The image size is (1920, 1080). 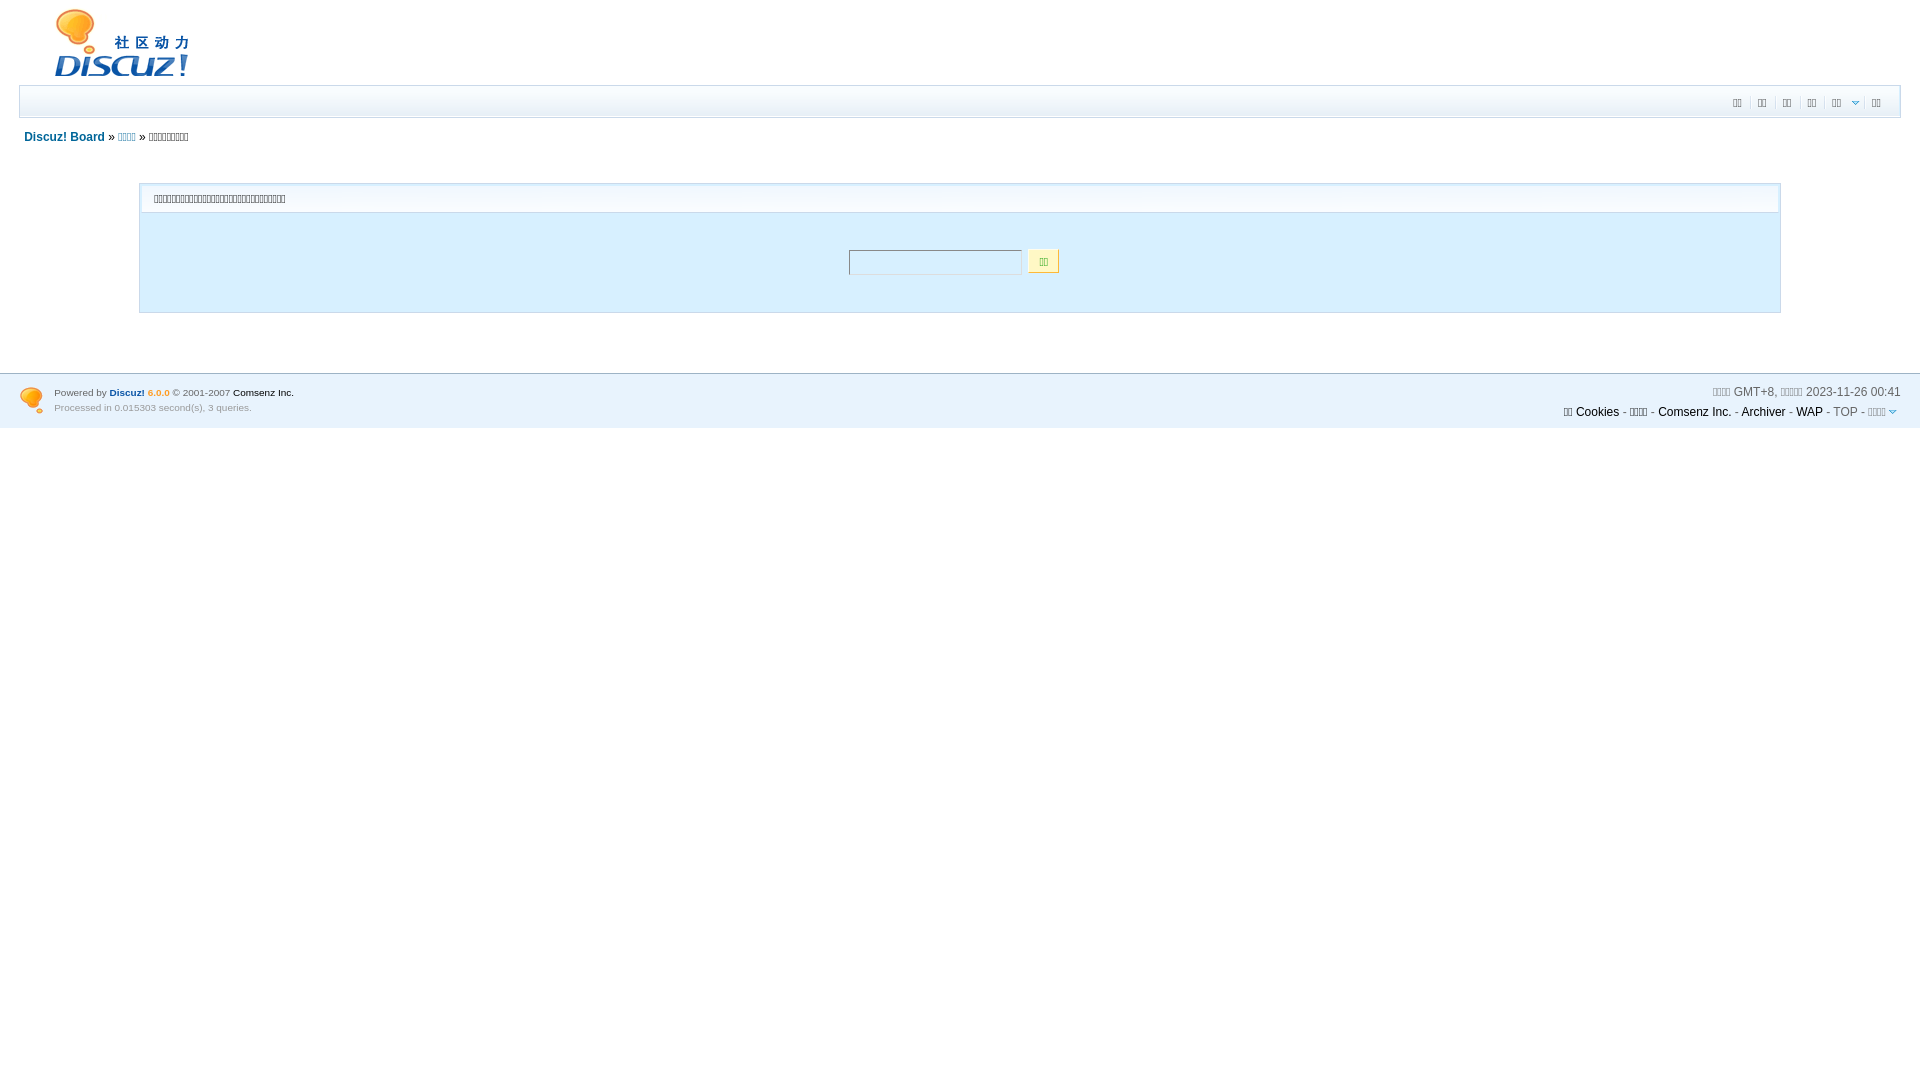 I want to click on 'TOP', so click(x=1843, y=411).